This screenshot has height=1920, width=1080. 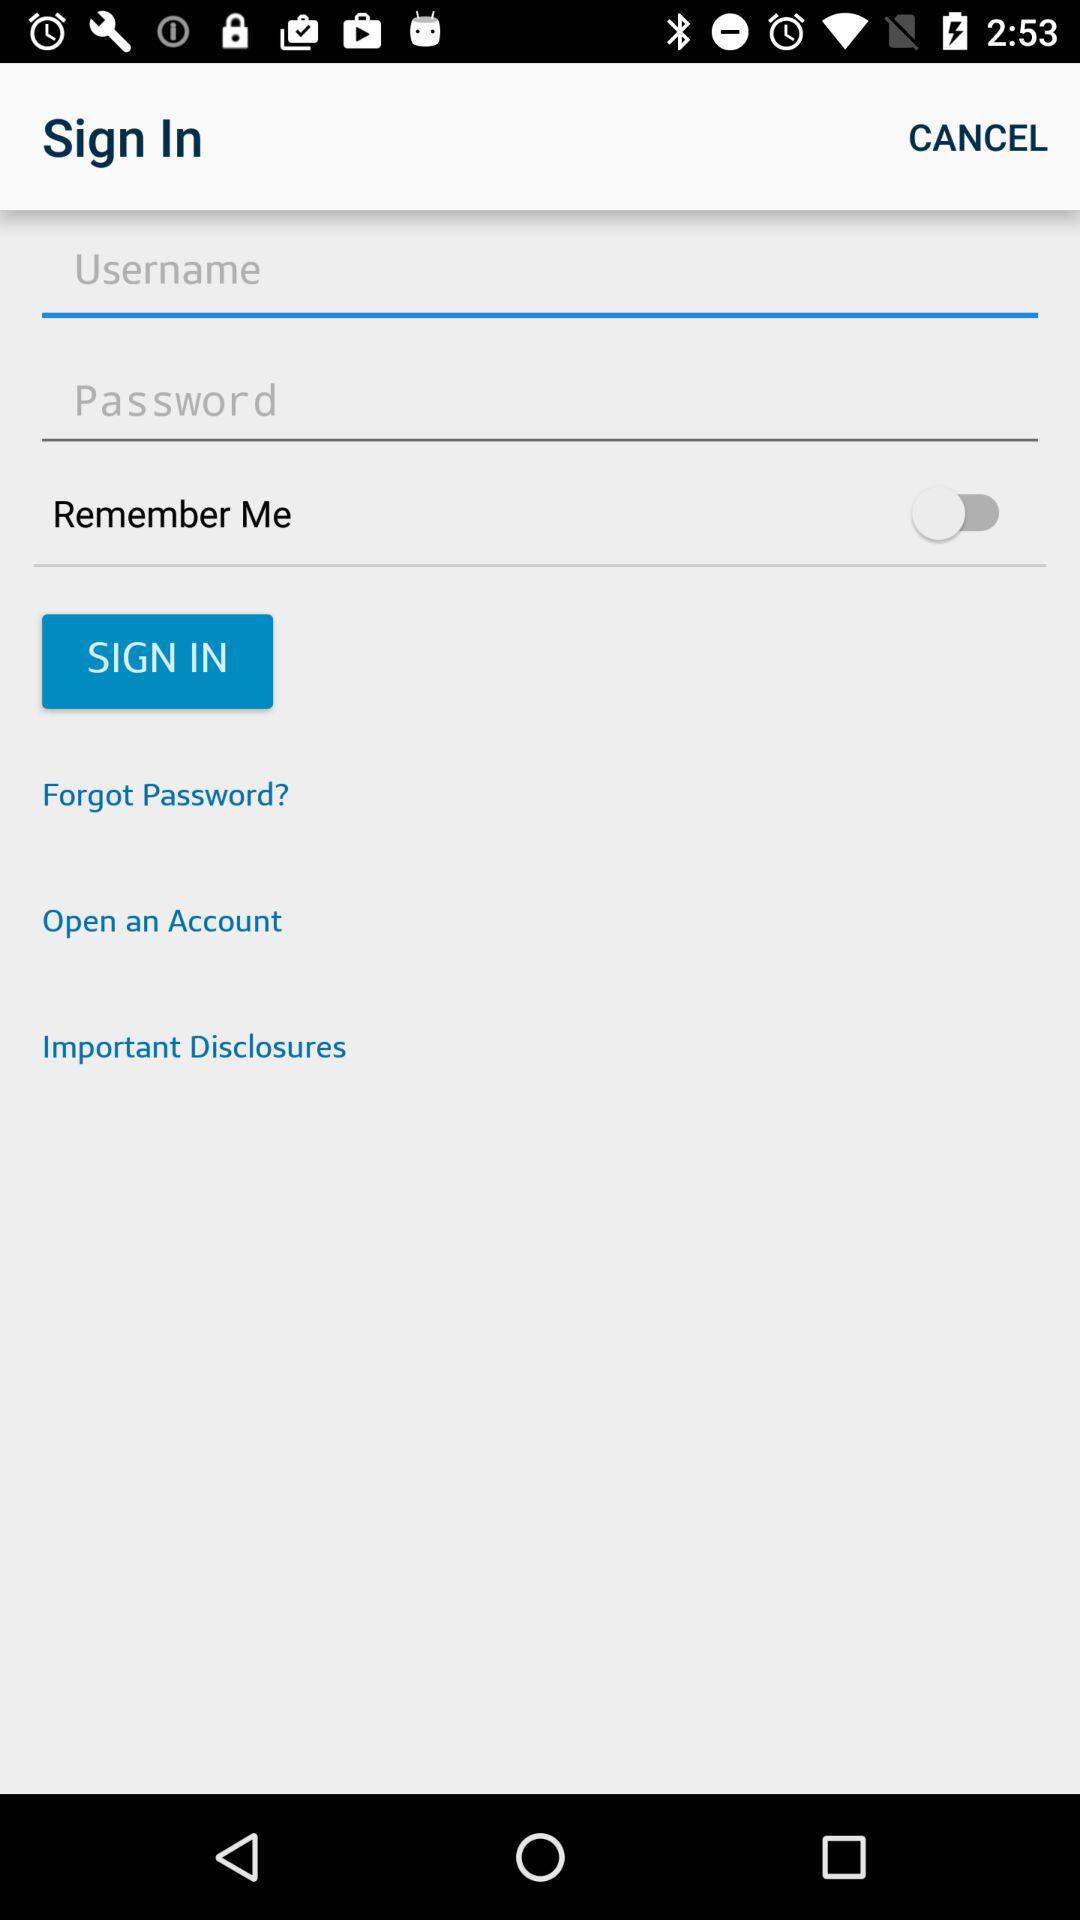 What do you see at coordinates (540, 796) in the screenshot?
I see `the forgot password? app` at bounding box center [540, 796].